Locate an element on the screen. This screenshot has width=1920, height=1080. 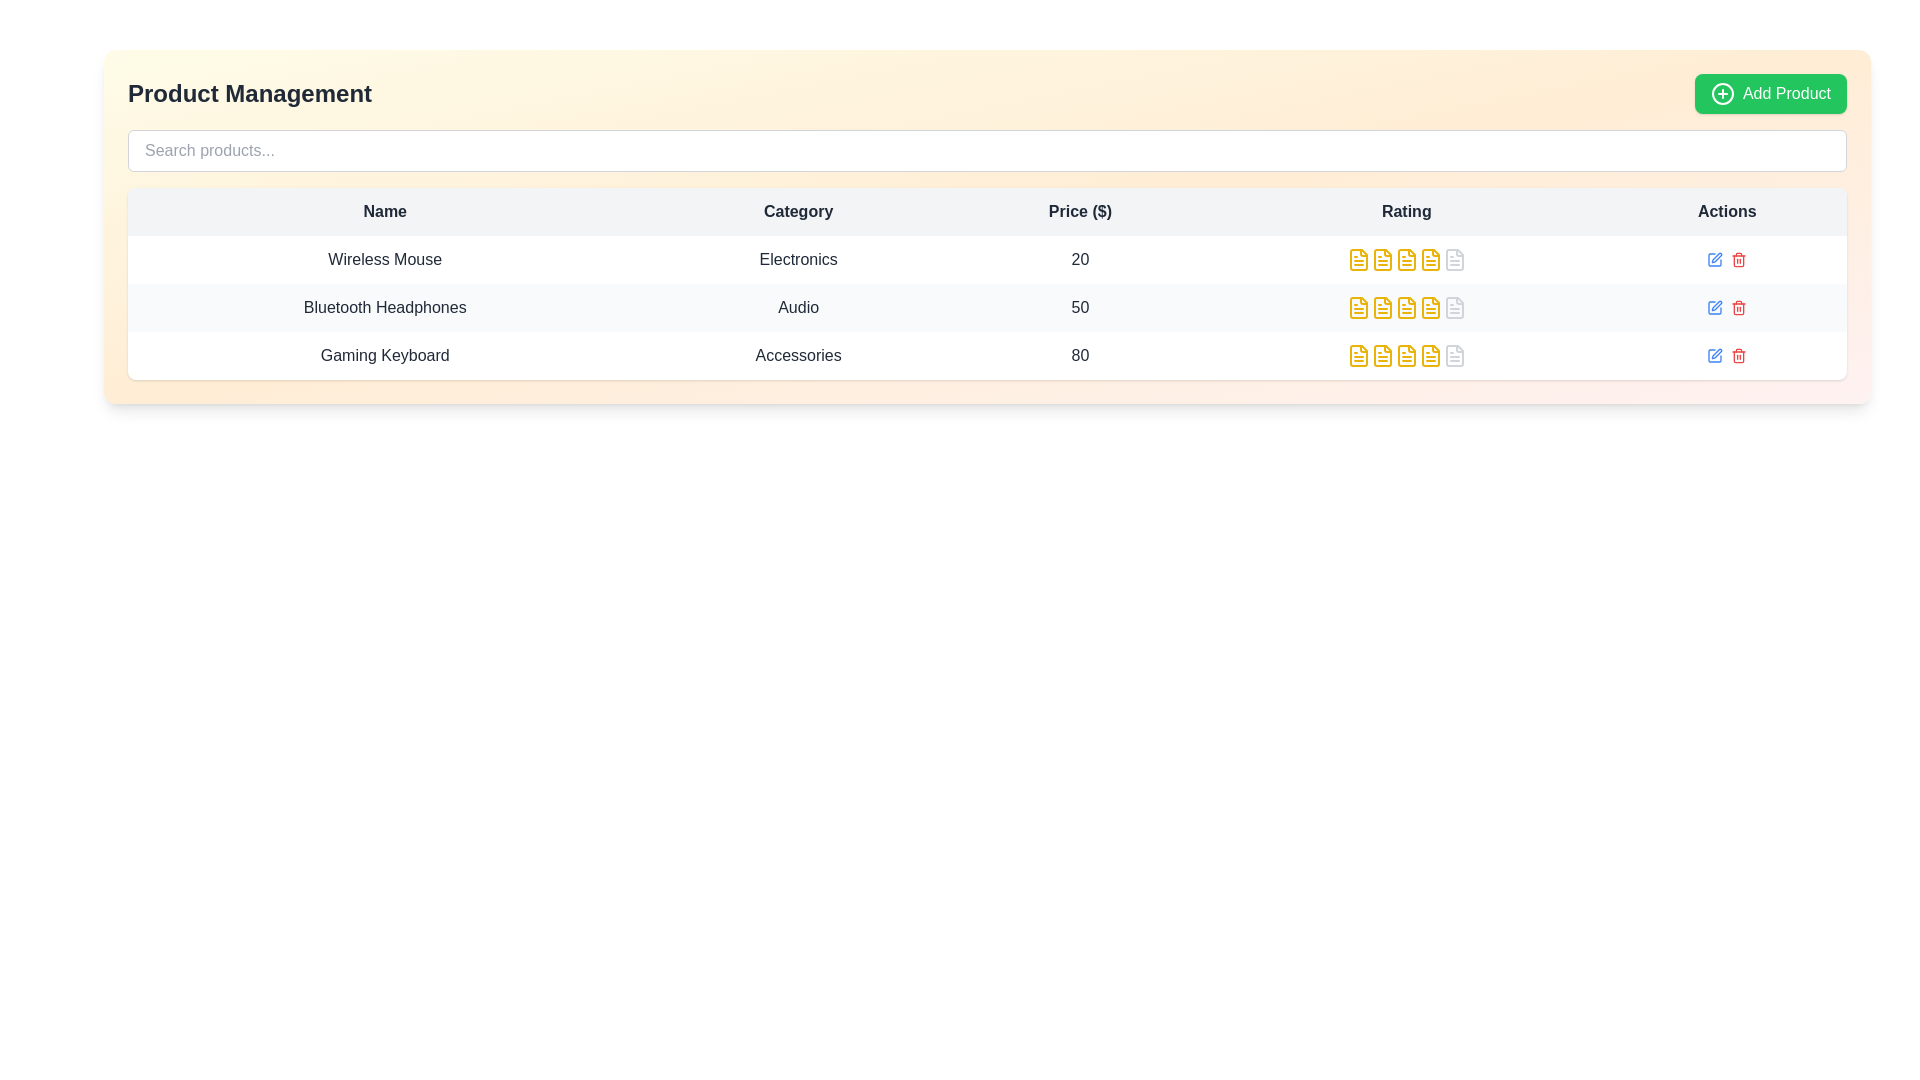
the filled document icon in the 'Rating' column of the second row, which visually indicates the rating level is located at coordinates (1381, 258).